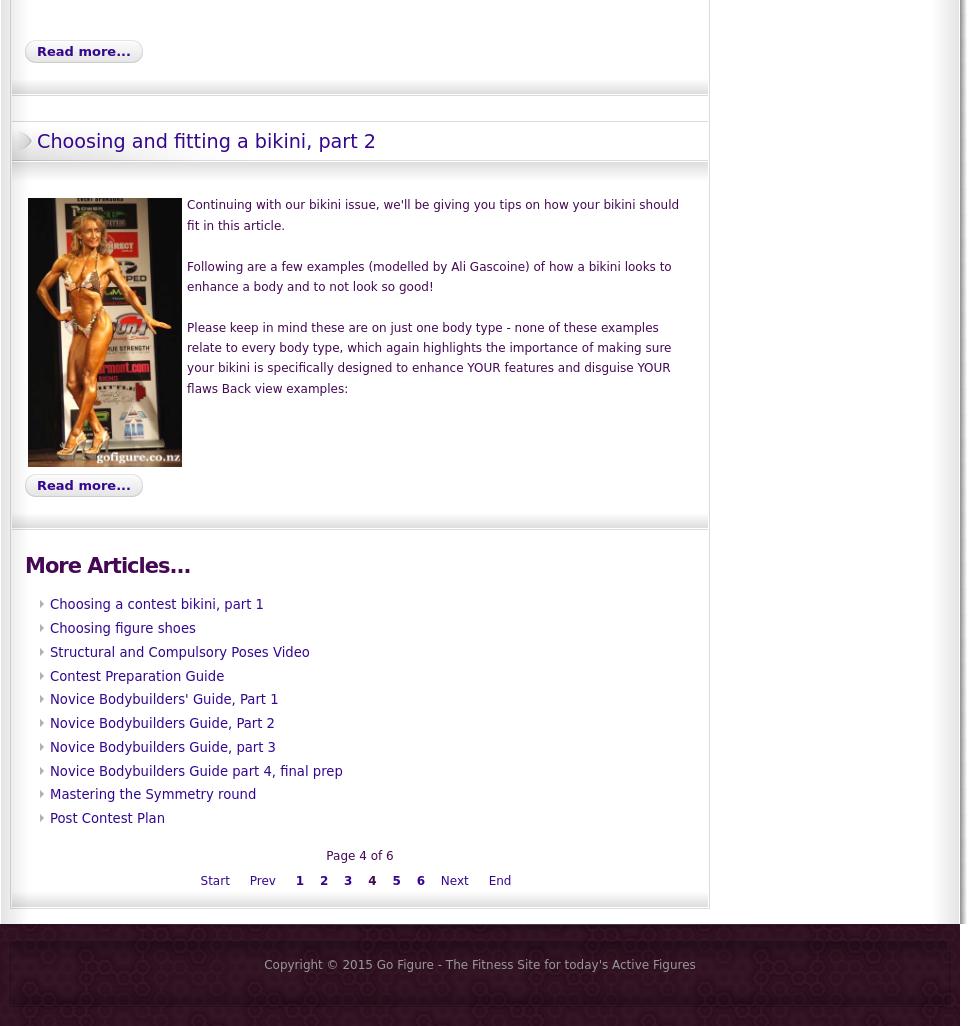  What do you see at coordinates (152, 793) in the screenshot?
I see `'Mastering the Symmetry round'` at bounding box center [152, 793].